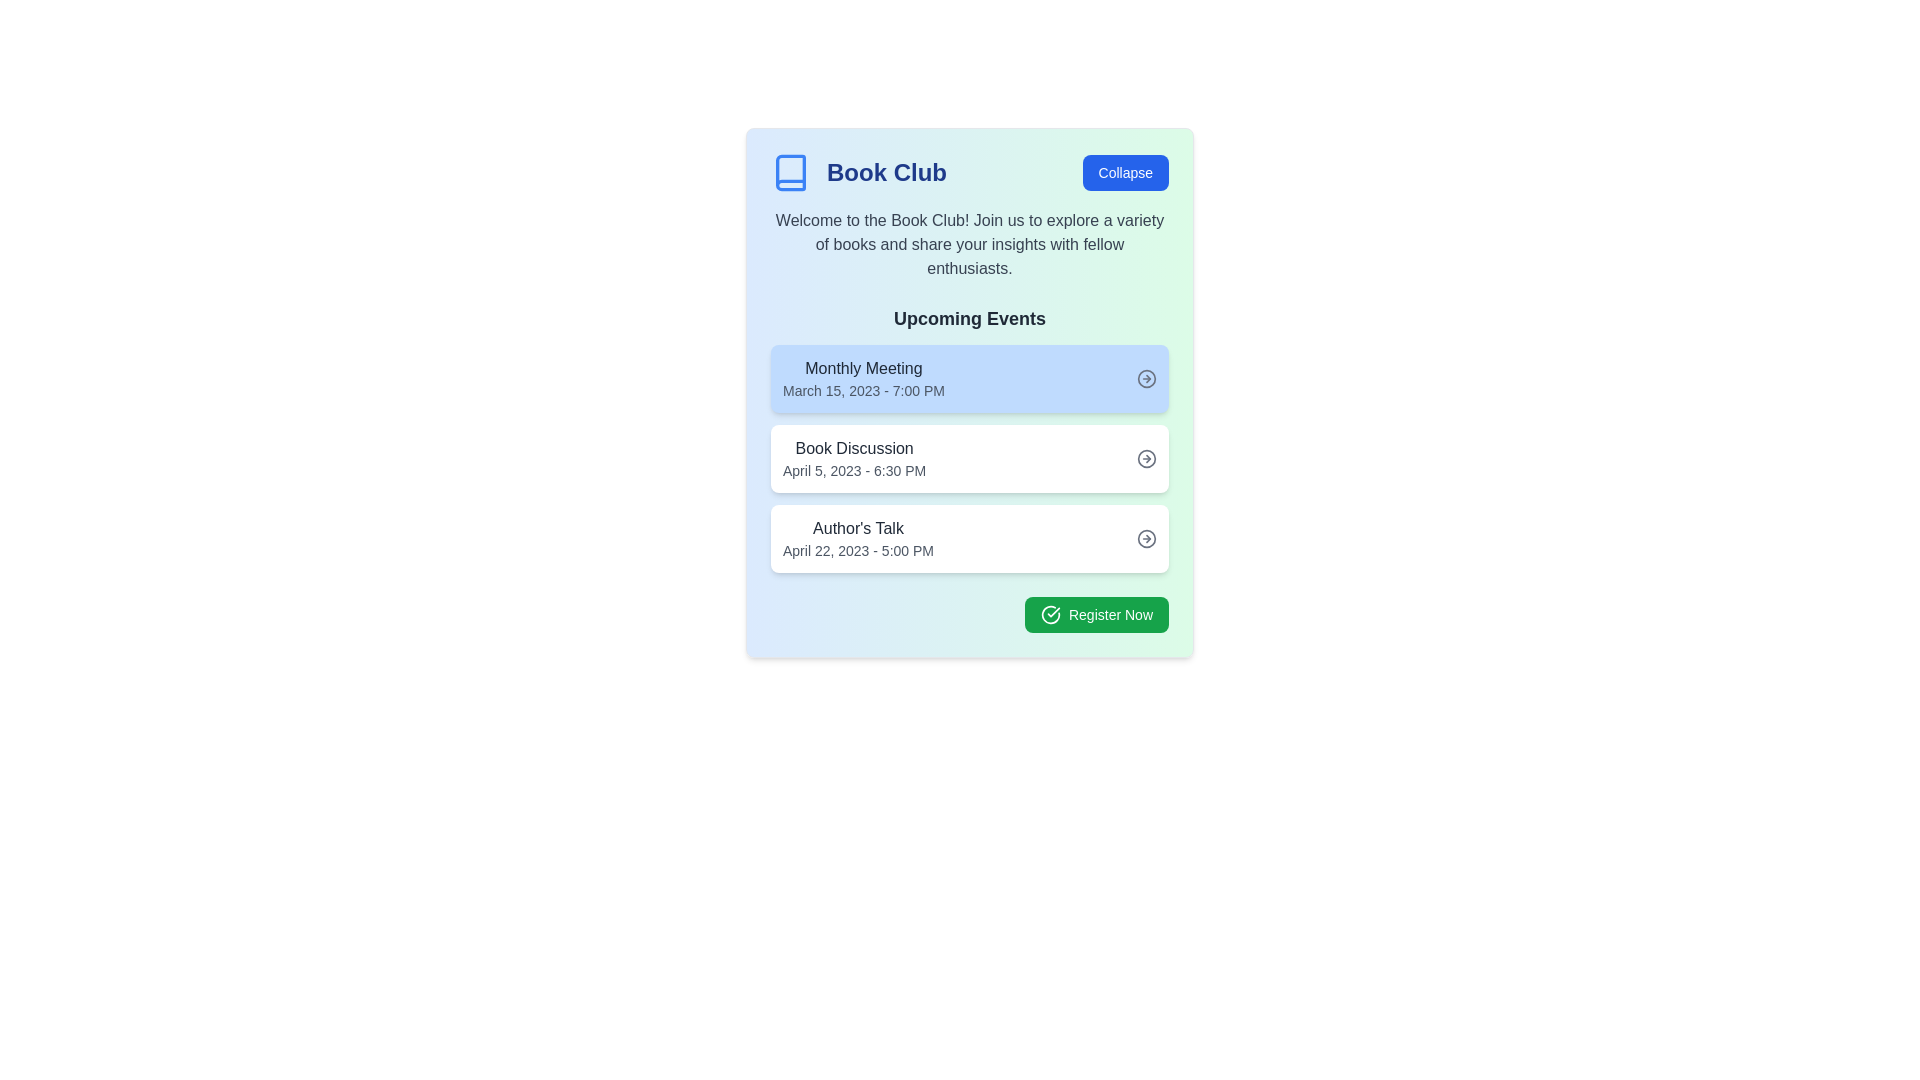 This screenshot has width=1920, height=1080. What do you see at coordinates (1050, 613) in the screenshot?
I see `the circular confirmation icon with a check mark inside, which is part of the 'Register Now' button located at the bottom-right of the interface` at bounding box center [1050, 613].